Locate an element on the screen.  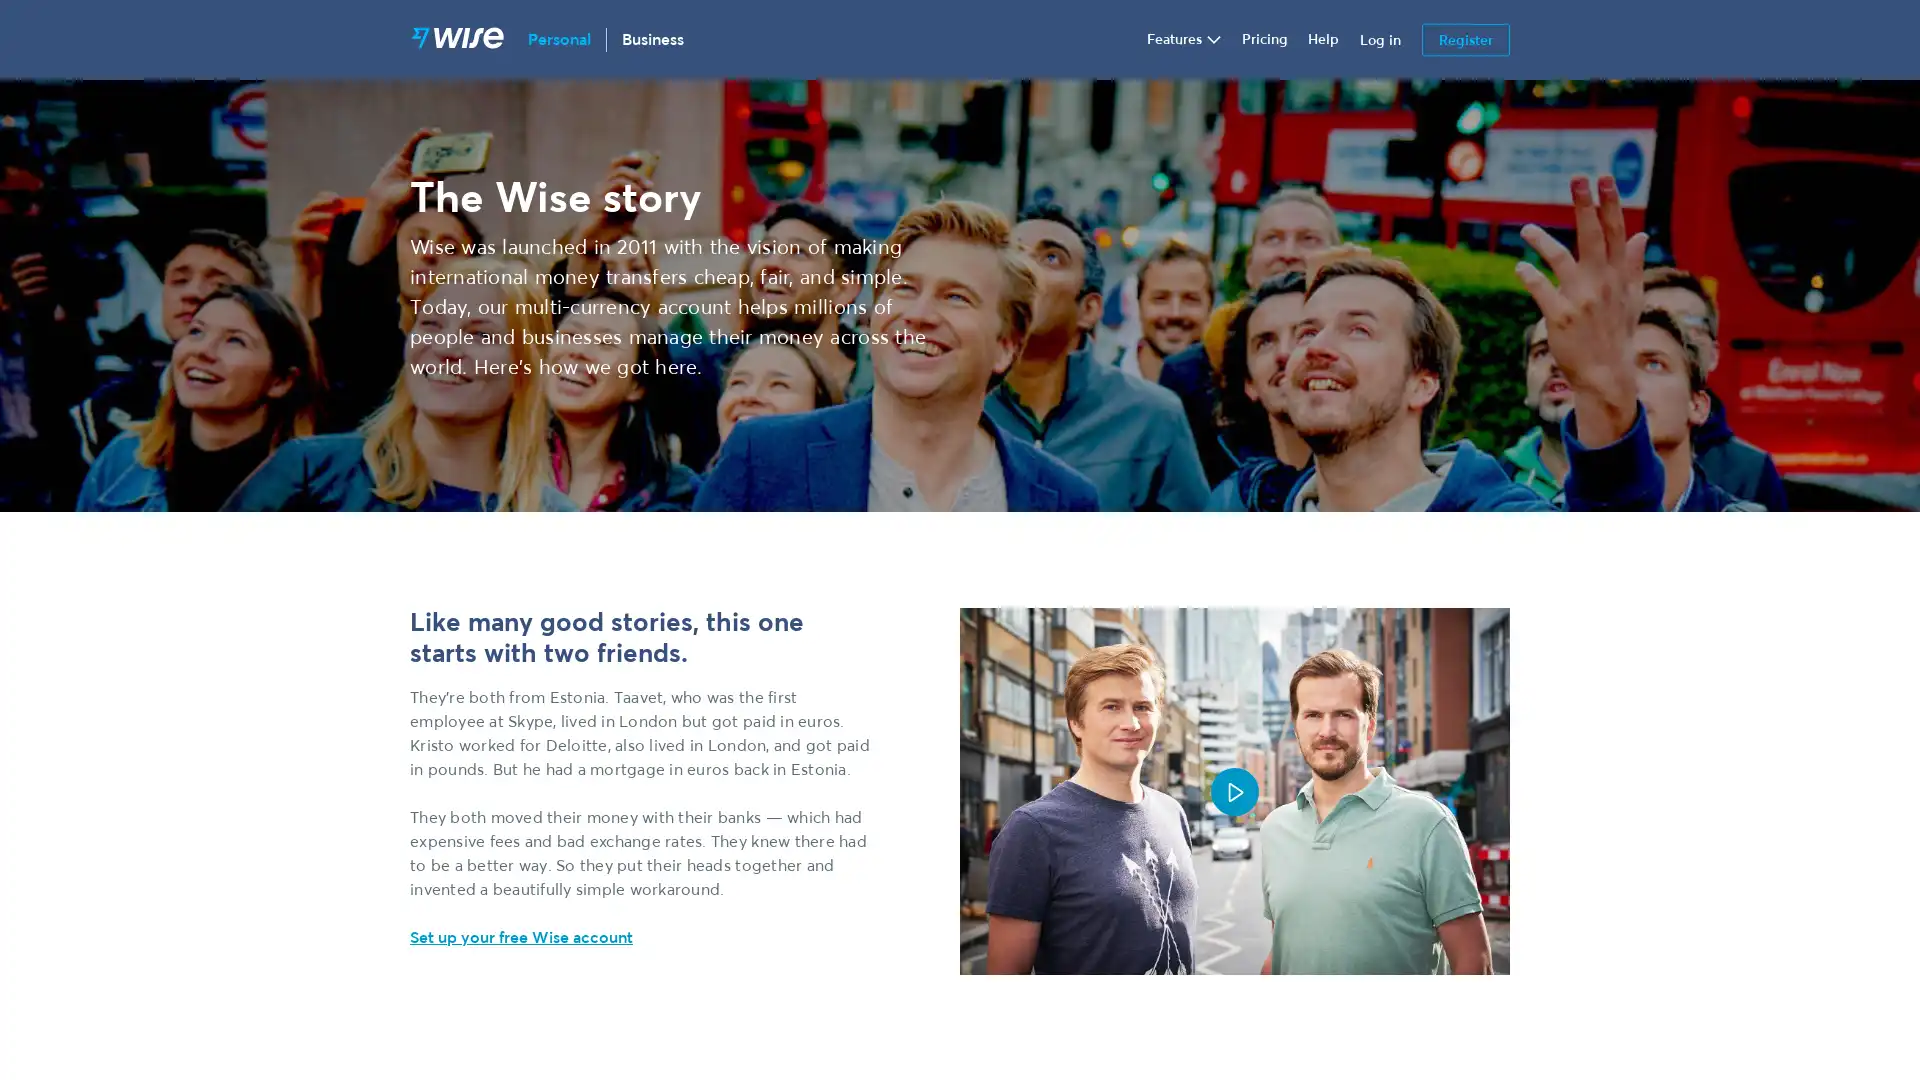
Play is located at coordinates (1233, 789).